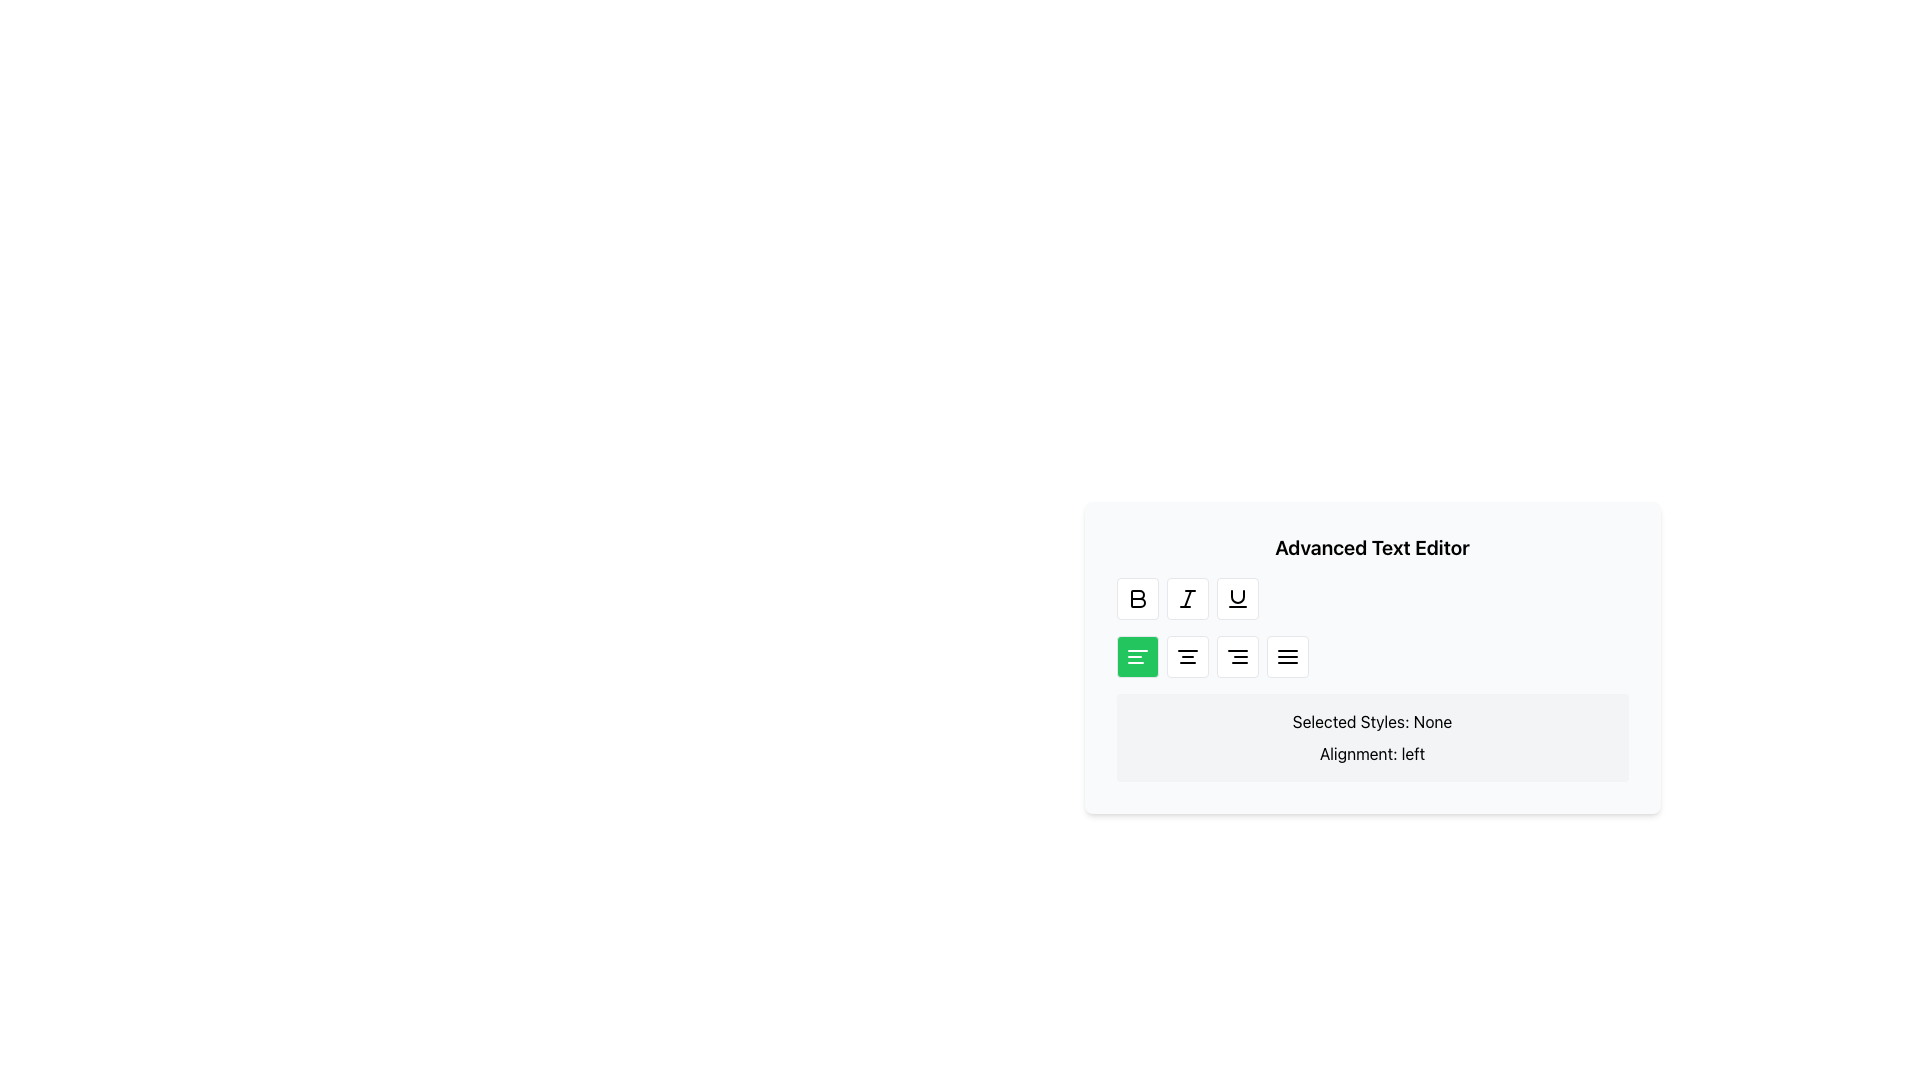 The width and height of the screenshot is (1920, 1080). What do you see at coordinates (1287, 656) in the screenshot?
I see `the 'justify alignment' button, which is the last button in the bottom row of alignment controls in the 'Advanced Text Editor'` at bounding box center [1287, 656].